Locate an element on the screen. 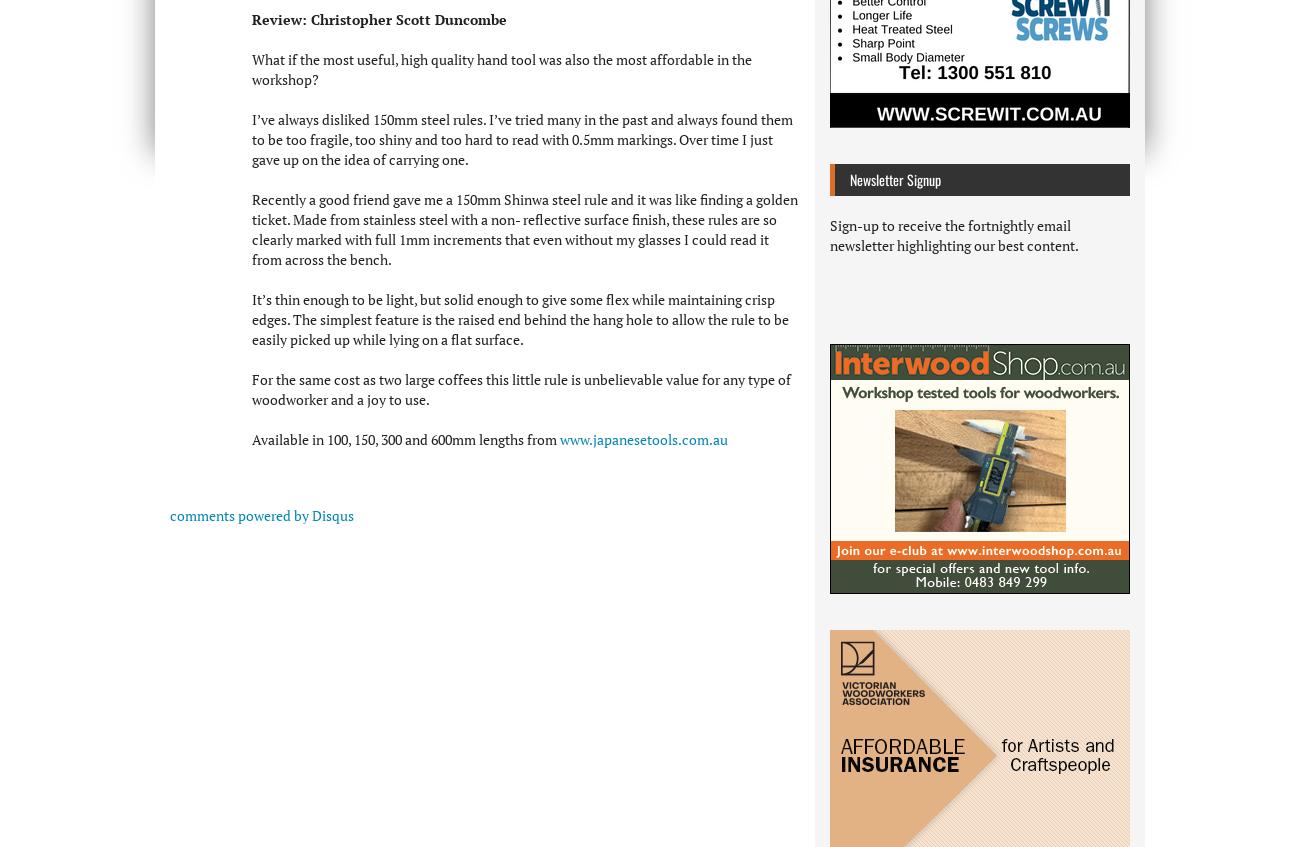  'www.japanesetools.com.au' is located at coordinates (644, 438).